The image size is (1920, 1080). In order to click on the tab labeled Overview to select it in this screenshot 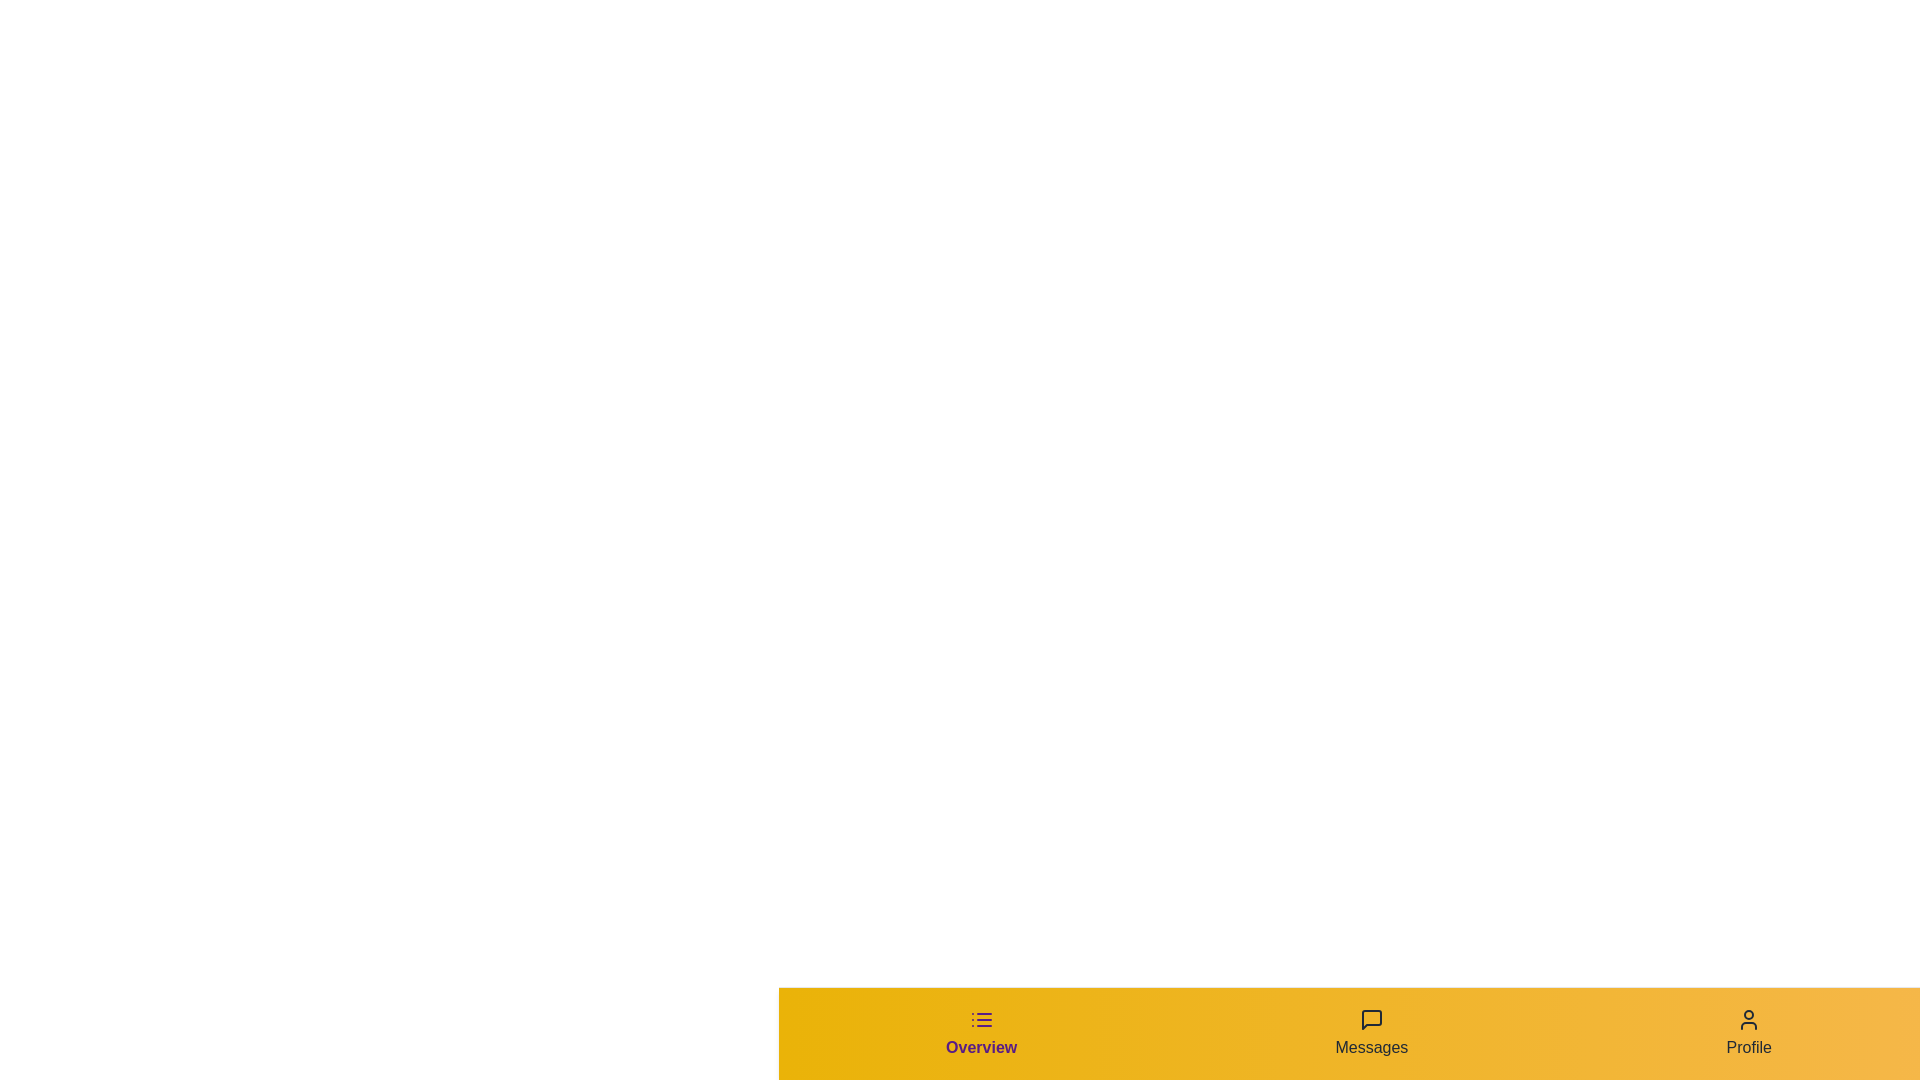, I will do `click(981, 1033)`.